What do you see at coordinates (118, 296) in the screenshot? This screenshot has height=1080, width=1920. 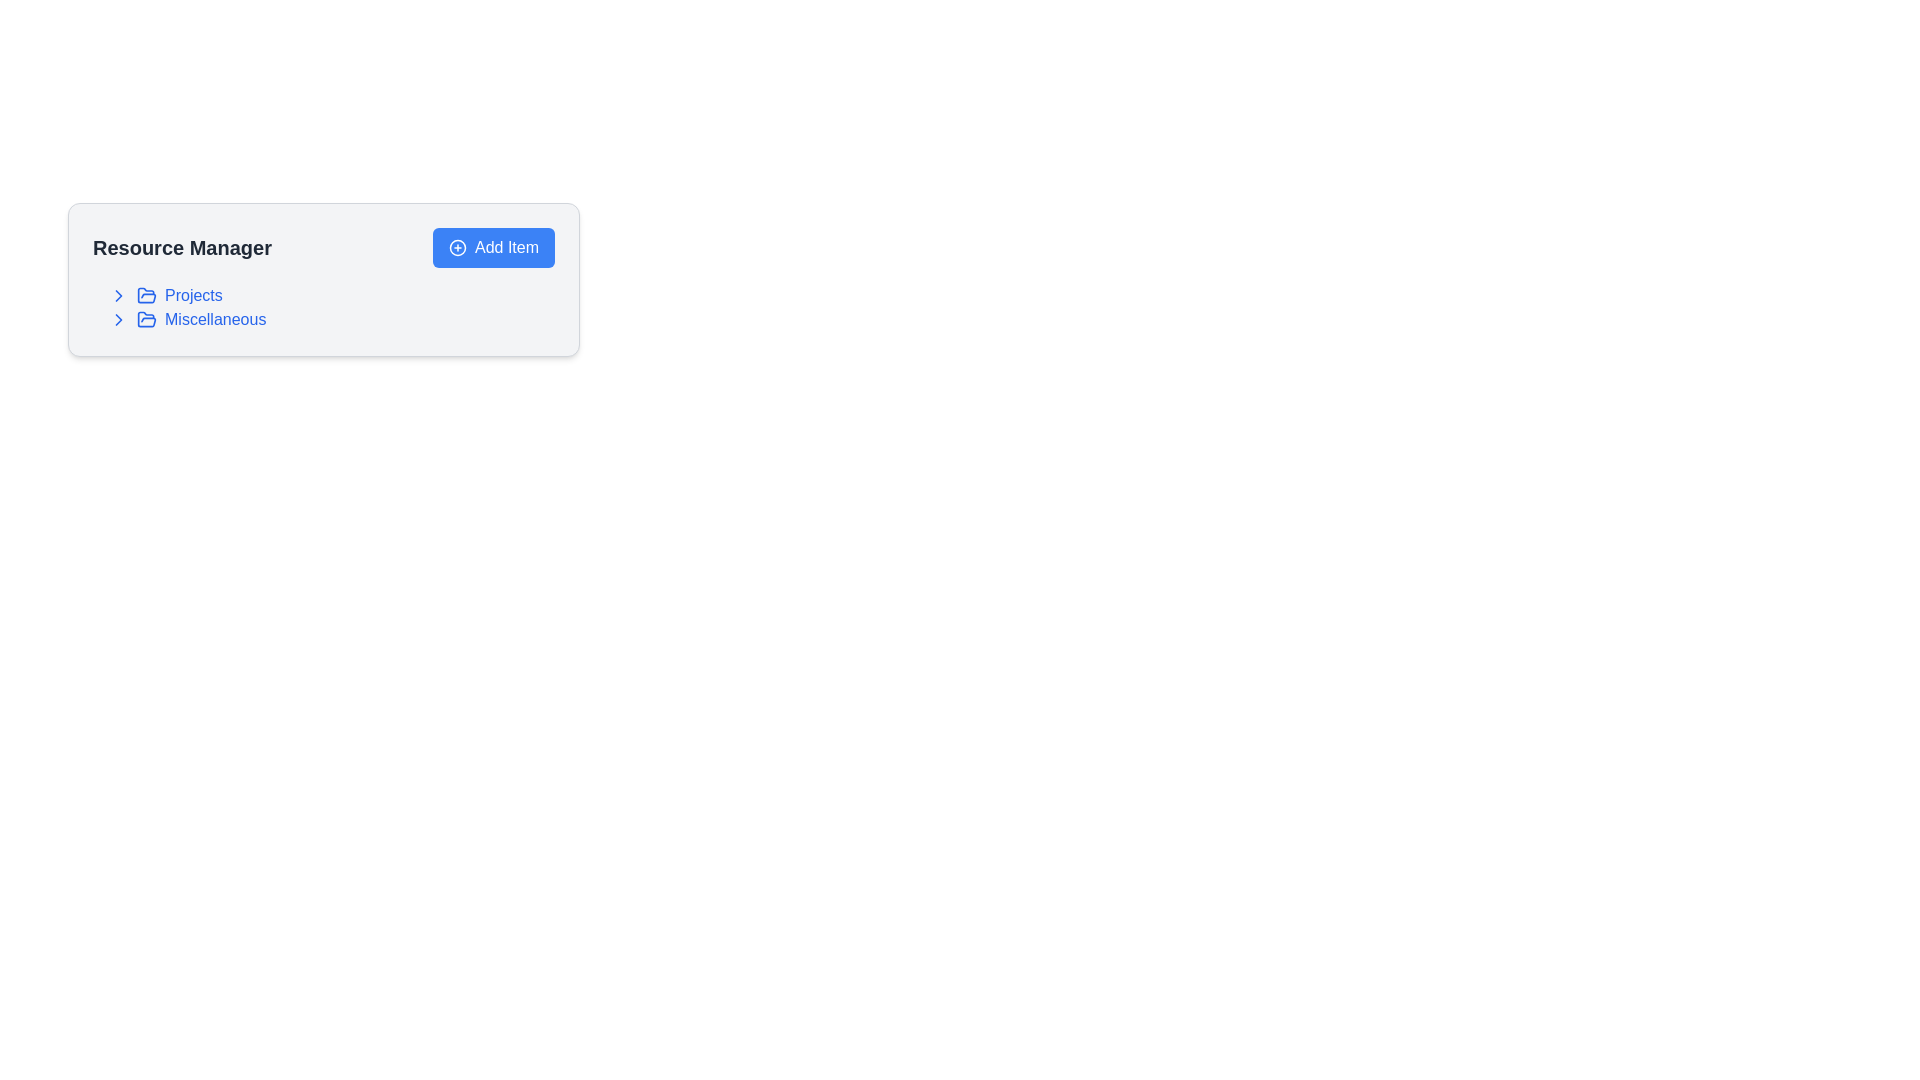 I see `the chevron icon to the left of the 'Projects' text in the 'Resource Manager' section` at bounding box center [118, 296].